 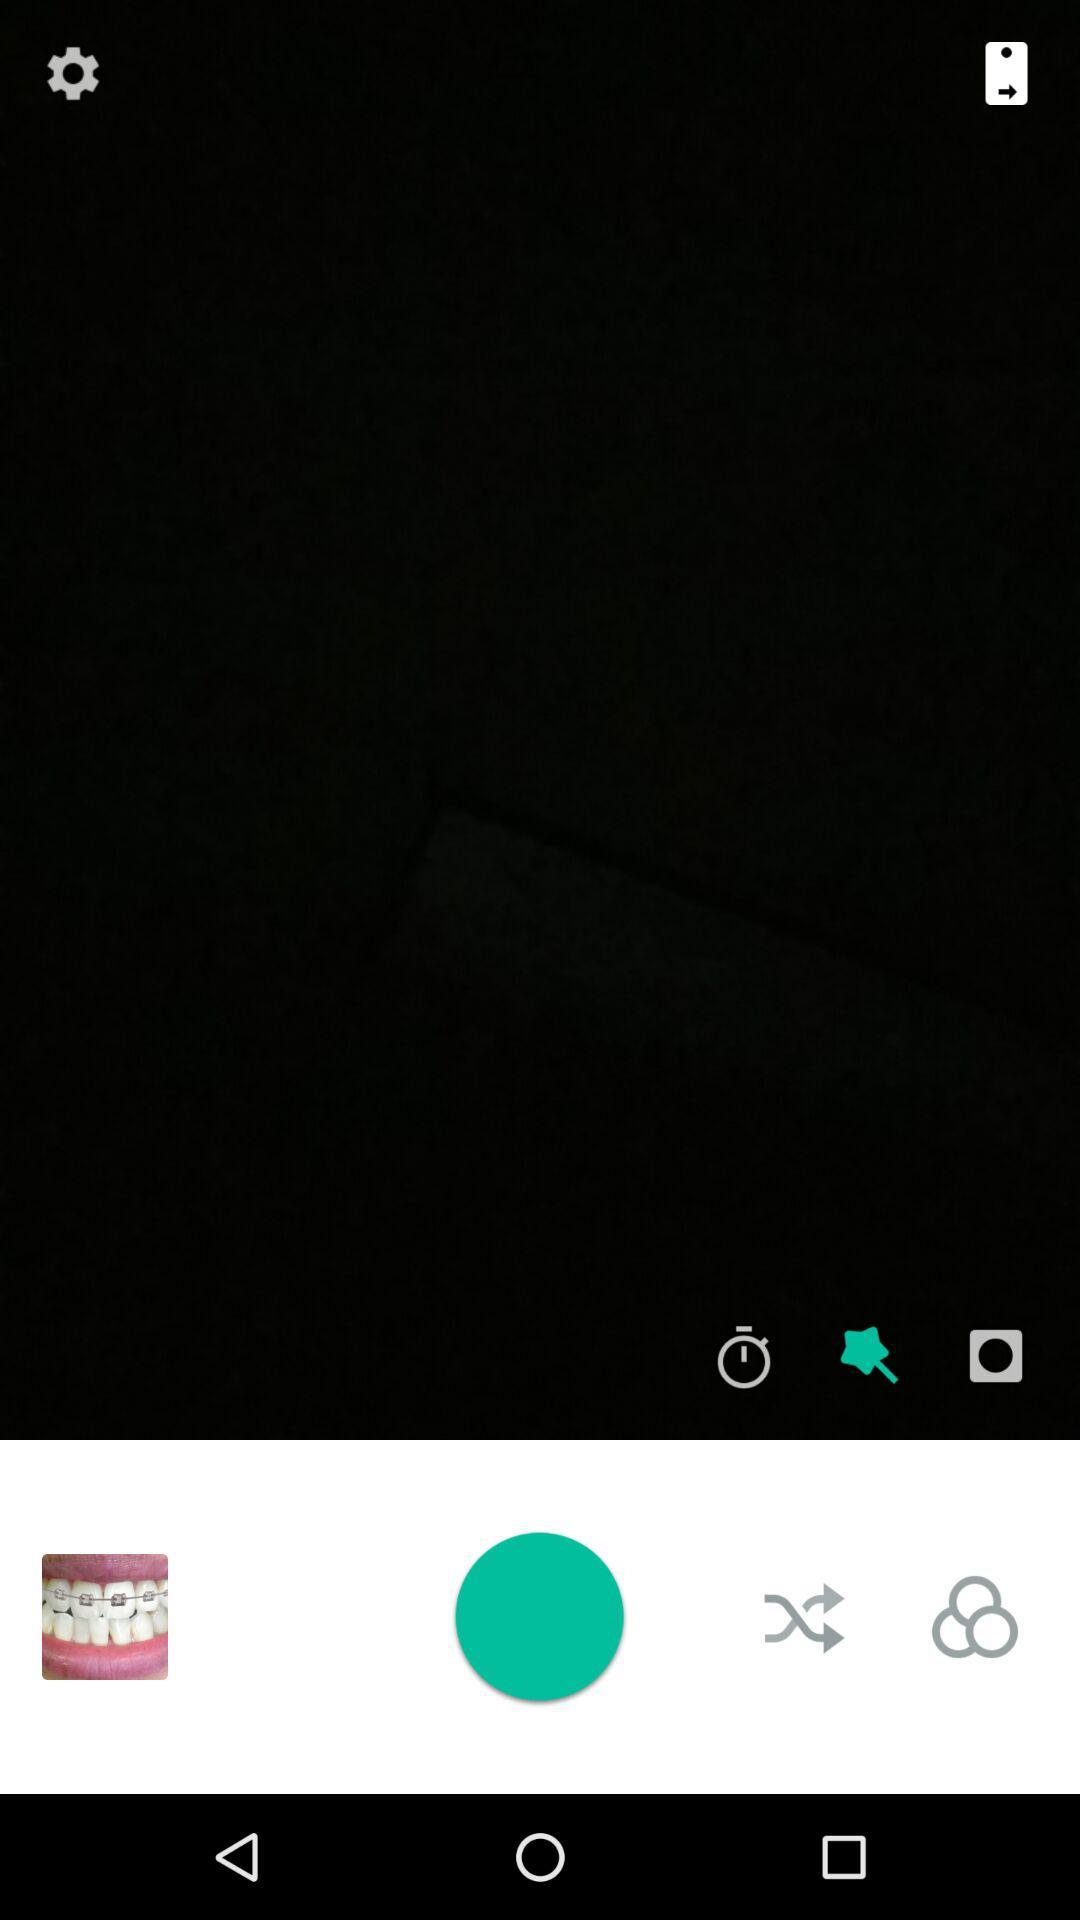 I want to click on open image, so click(x=104, y=1617).